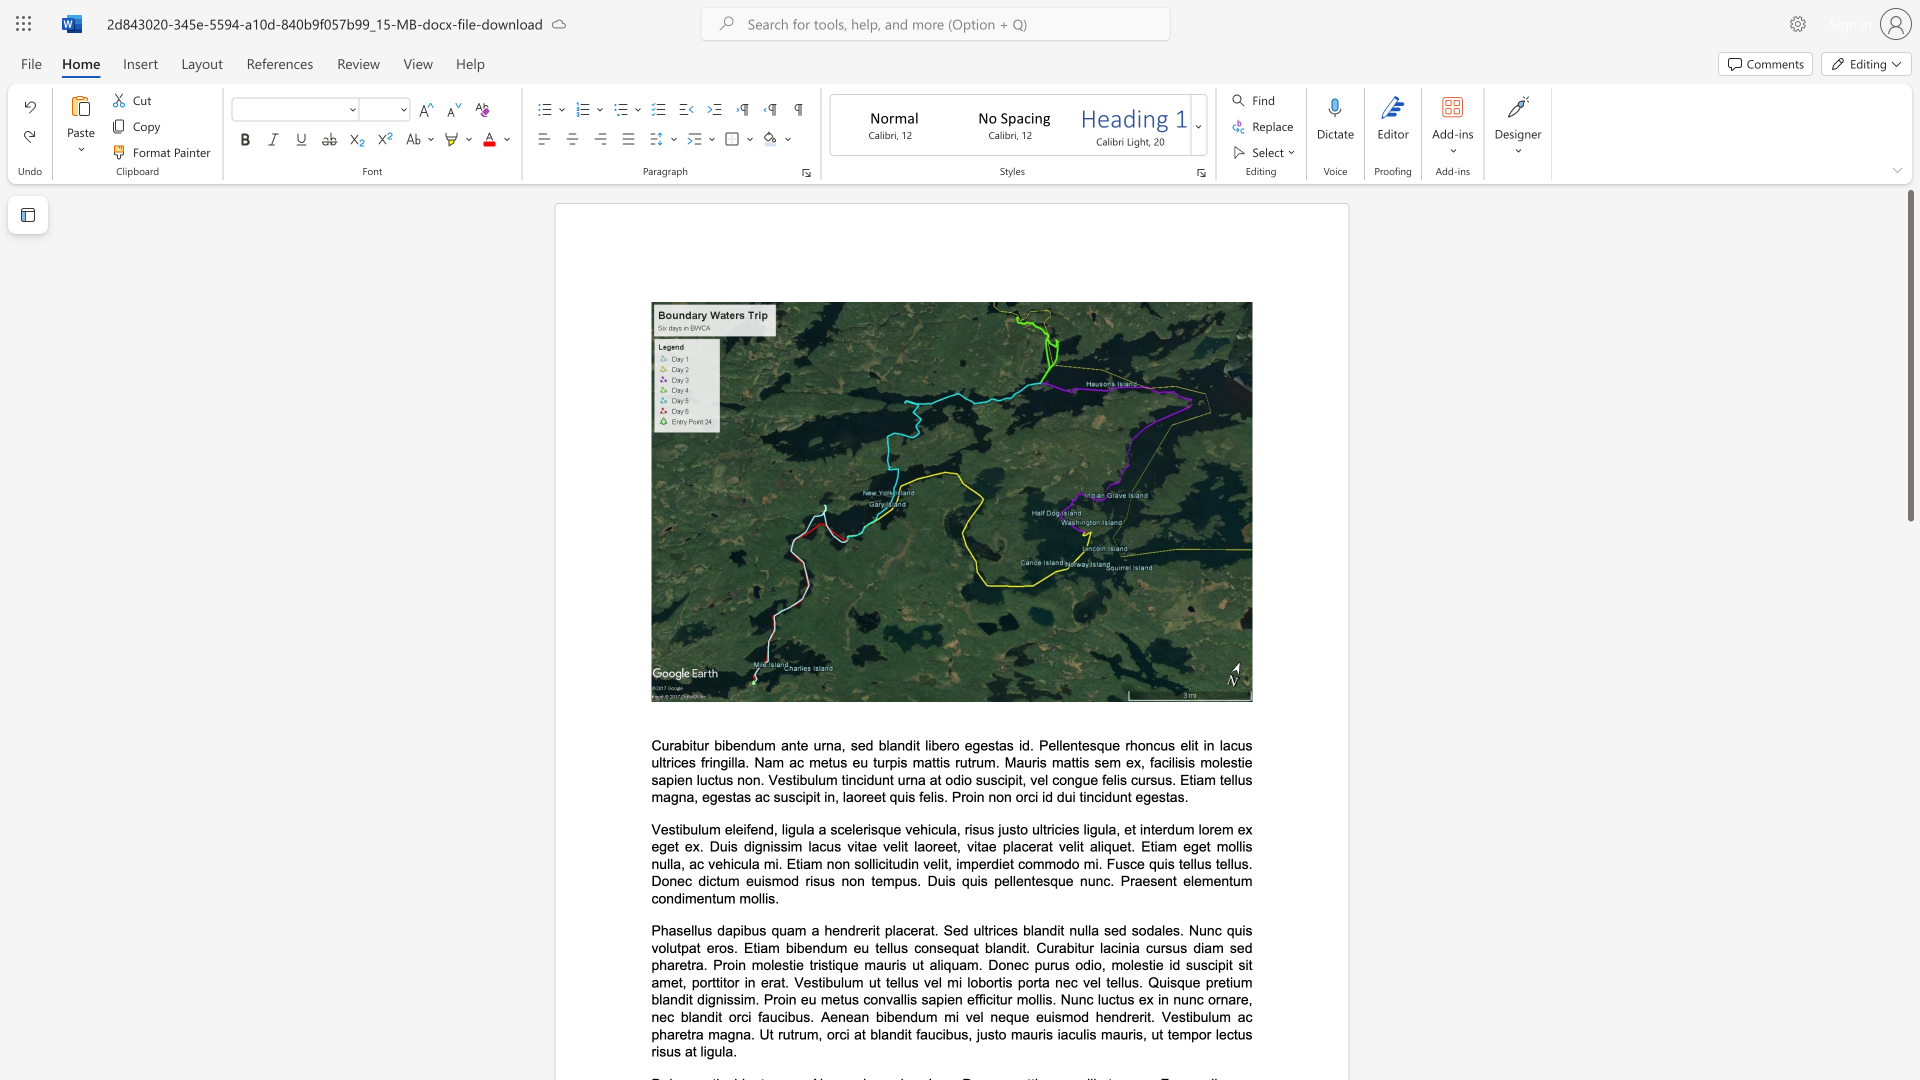 Image resolution: width=1920 pixels, height=1080 pixels. Describe the element at coordinates (667, 846) in the screenshot. I see `the subset text "et ex. Duis dignissim lacus vitae velit laoreet, vitae placerat velit aliquet. Etiam eget mollis nulla, ac vehicula mi. Etiam non sollicitudin velit, imperdiet commodo mi. Fusce quis tellus tell" within the text "Vestibulum eleifend, ligula a scelerisque vehicula, risus justo ultricies ligula, et interdum lorem ex eget ex. Duis dignissim lacus vitae velit laoreet, vitae placerat velit aliquet. Etiam eget mollis nulla, ac vehicula mi. Etiam non sollicitudin velit, imperdiet commodo mi. Fusce quis tellus tellus. Donec dictum euismod risus non tempus. Duis quis pellentesque nunc. Praesent elementum condimentum mollis."` at that location.